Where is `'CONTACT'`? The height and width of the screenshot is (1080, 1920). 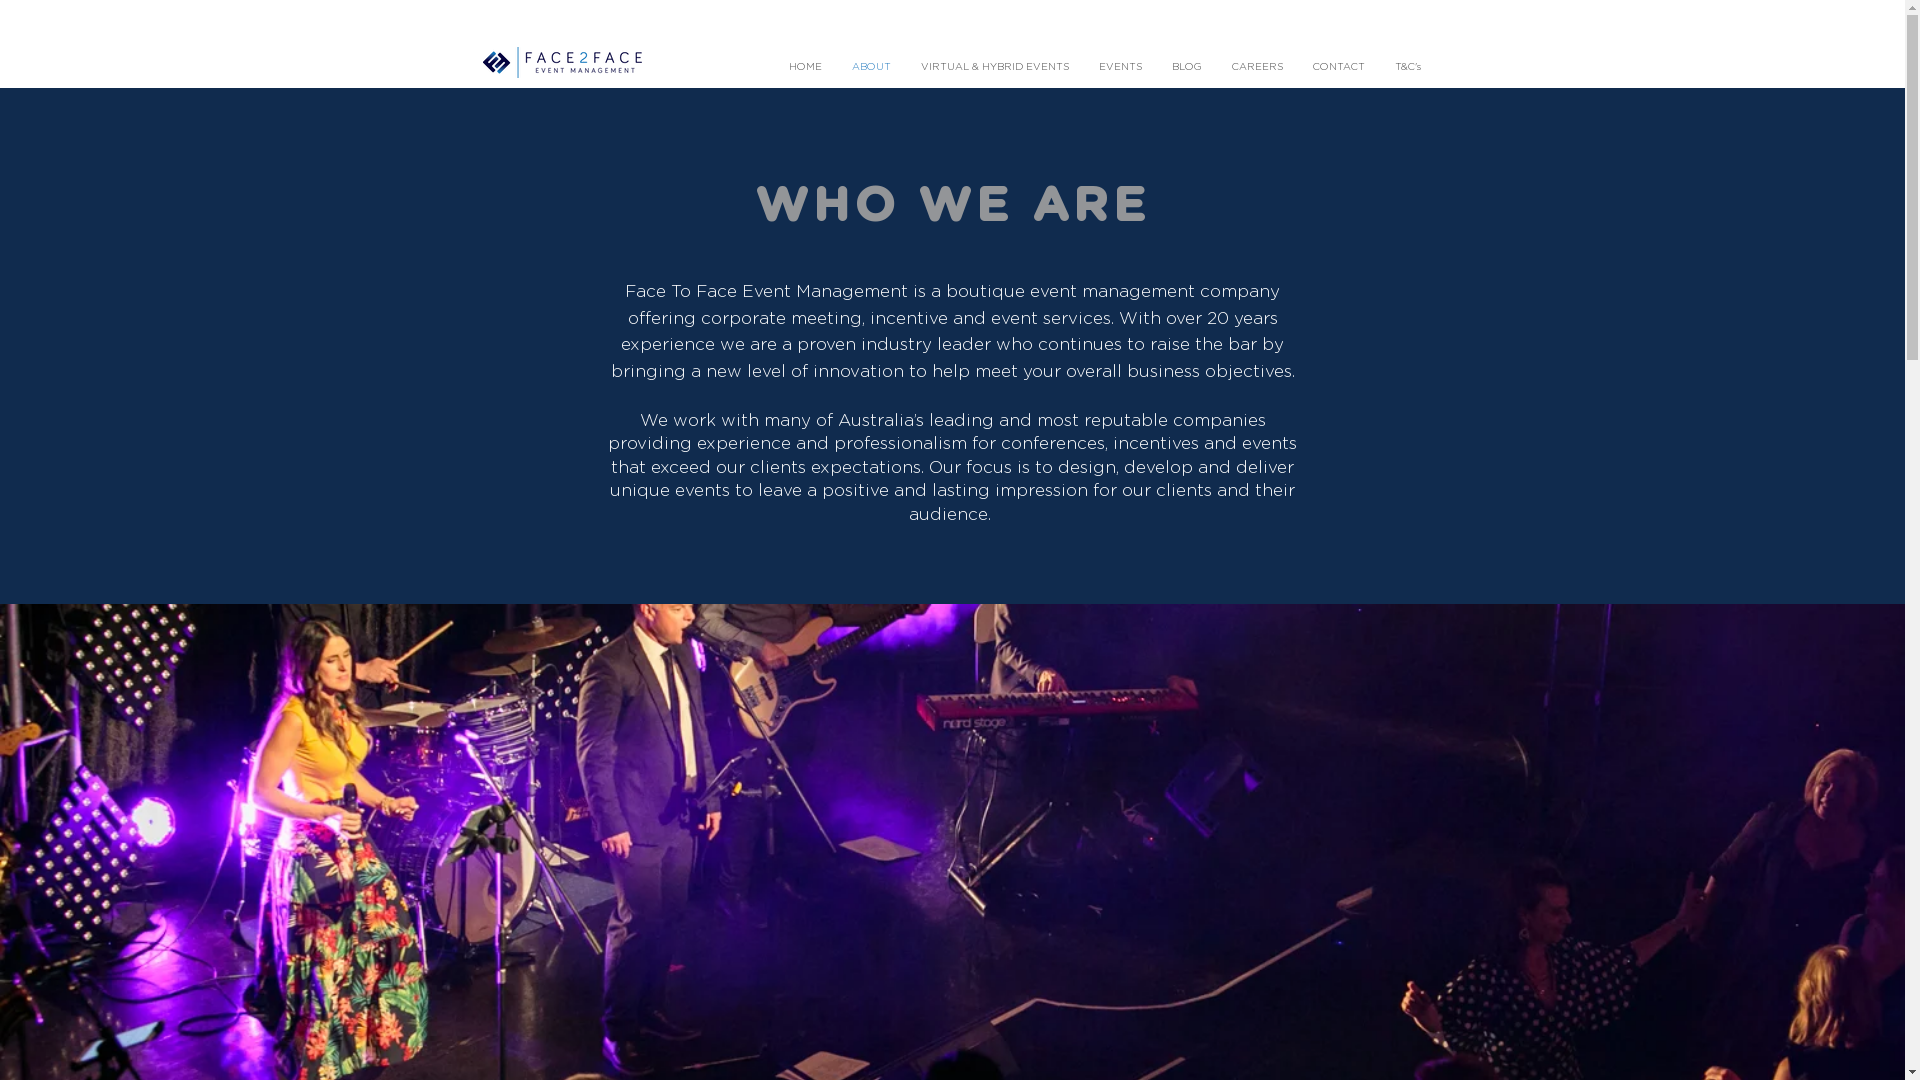
'CONTACT' is located at coordinates (1297, 66).